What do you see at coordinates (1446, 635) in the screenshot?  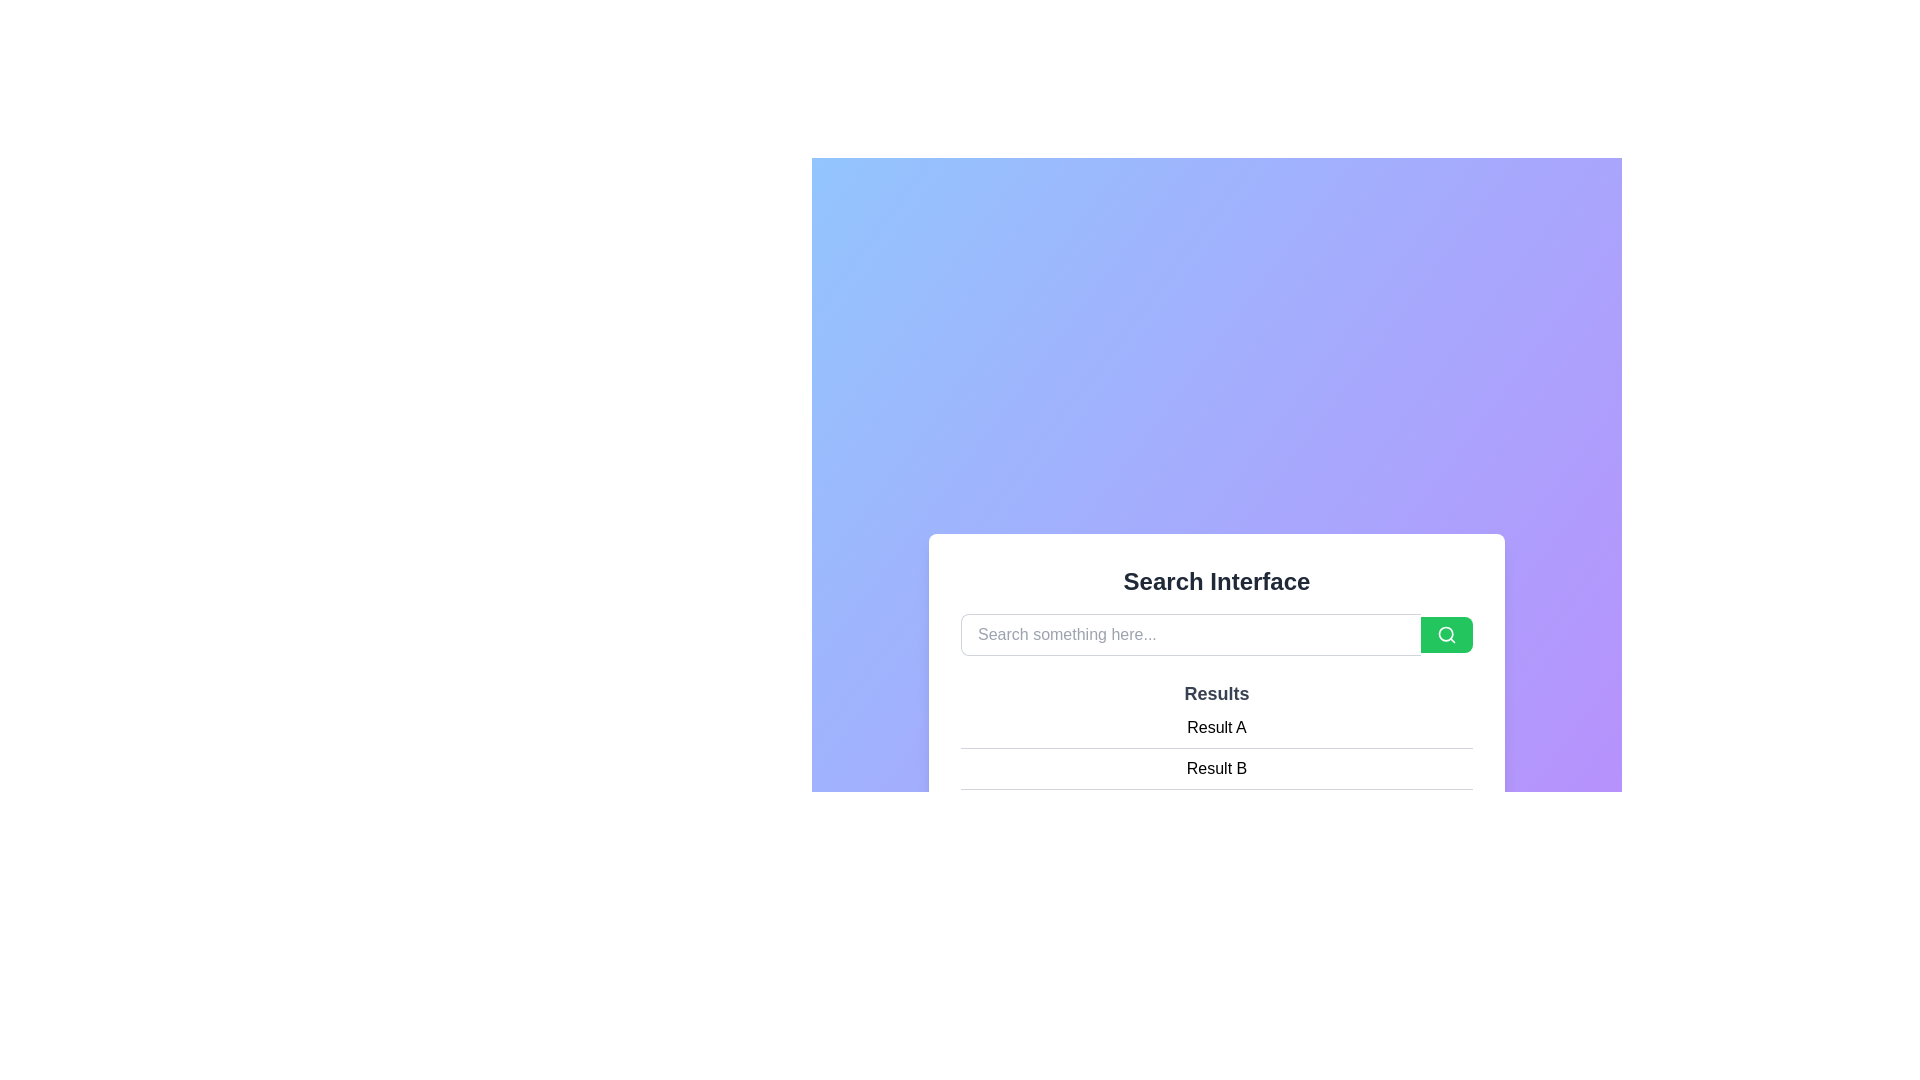 I see `the green rectangular button with rounded corners containing a white magnifying glass icon, located to the right of the search bar` at bounding box center [1446, 635].